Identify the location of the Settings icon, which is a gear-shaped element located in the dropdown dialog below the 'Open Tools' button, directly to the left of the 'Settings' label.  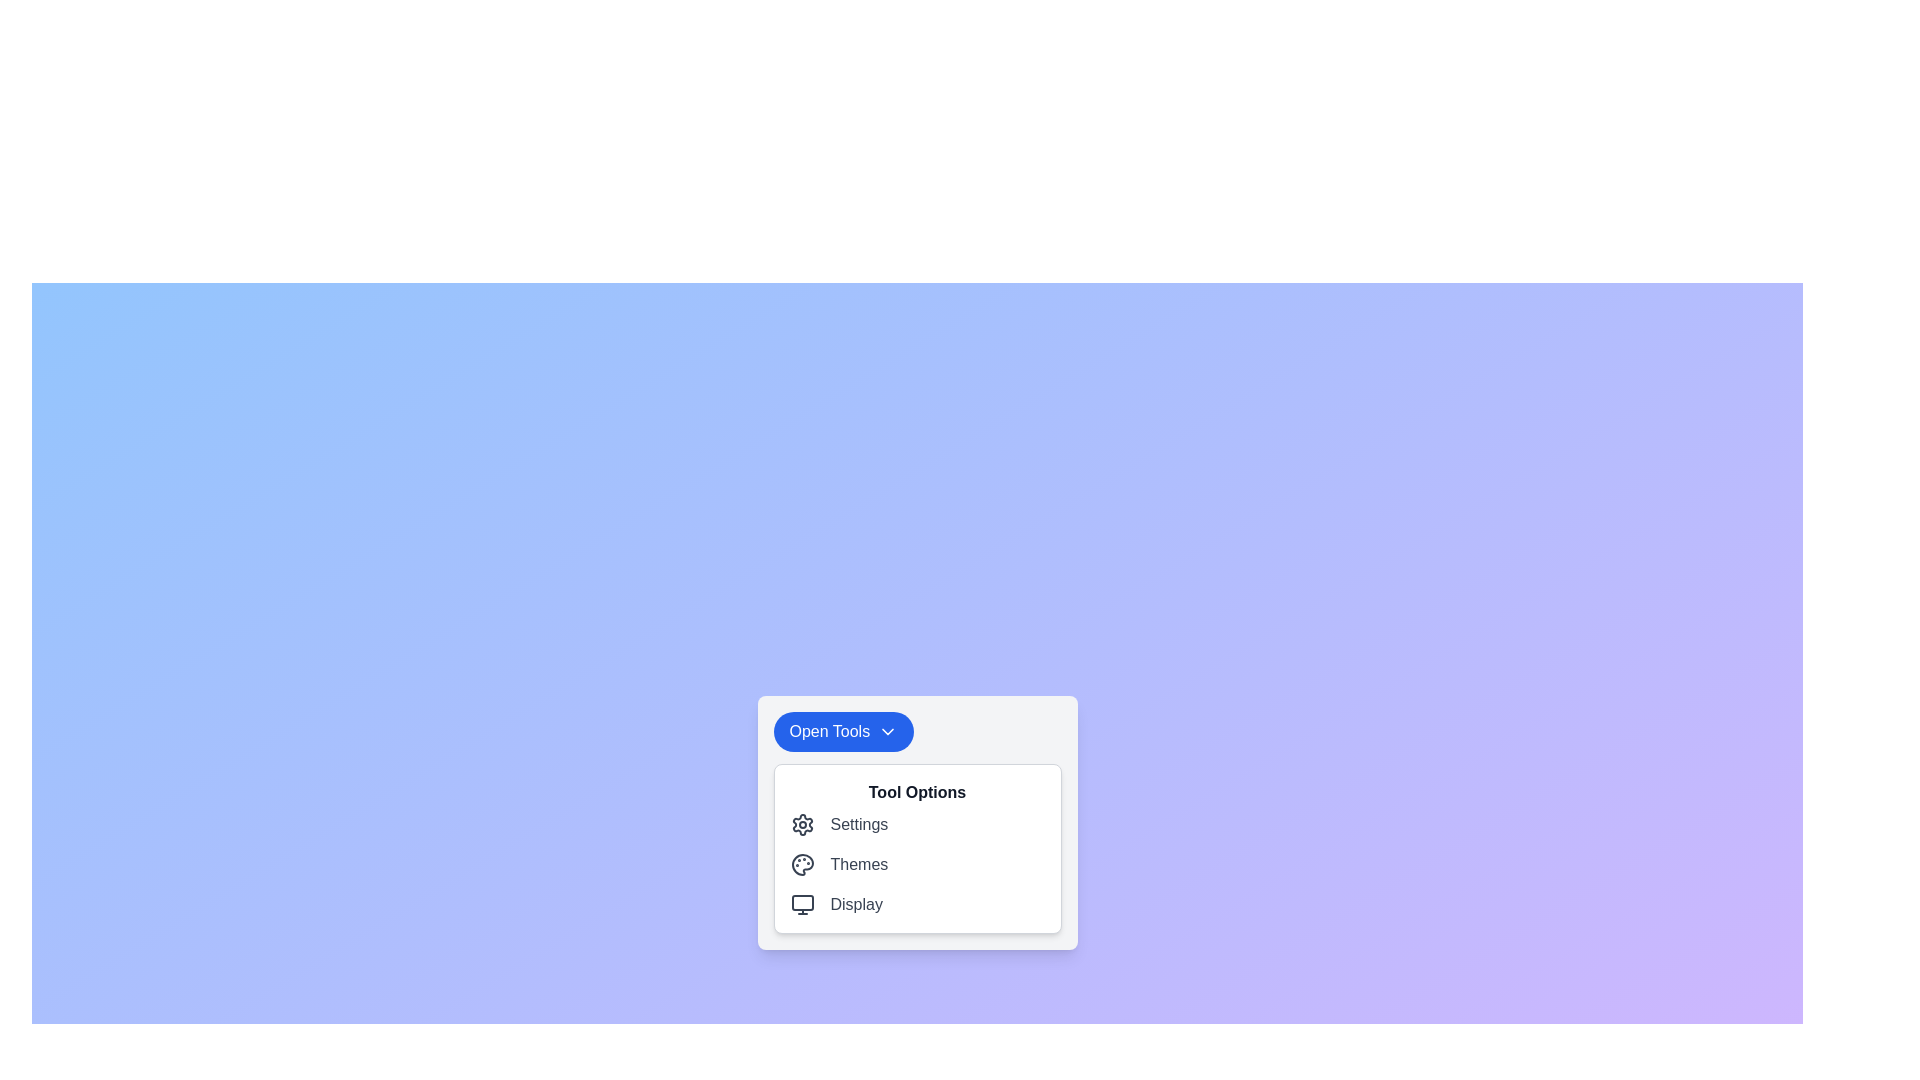
(802, 825).